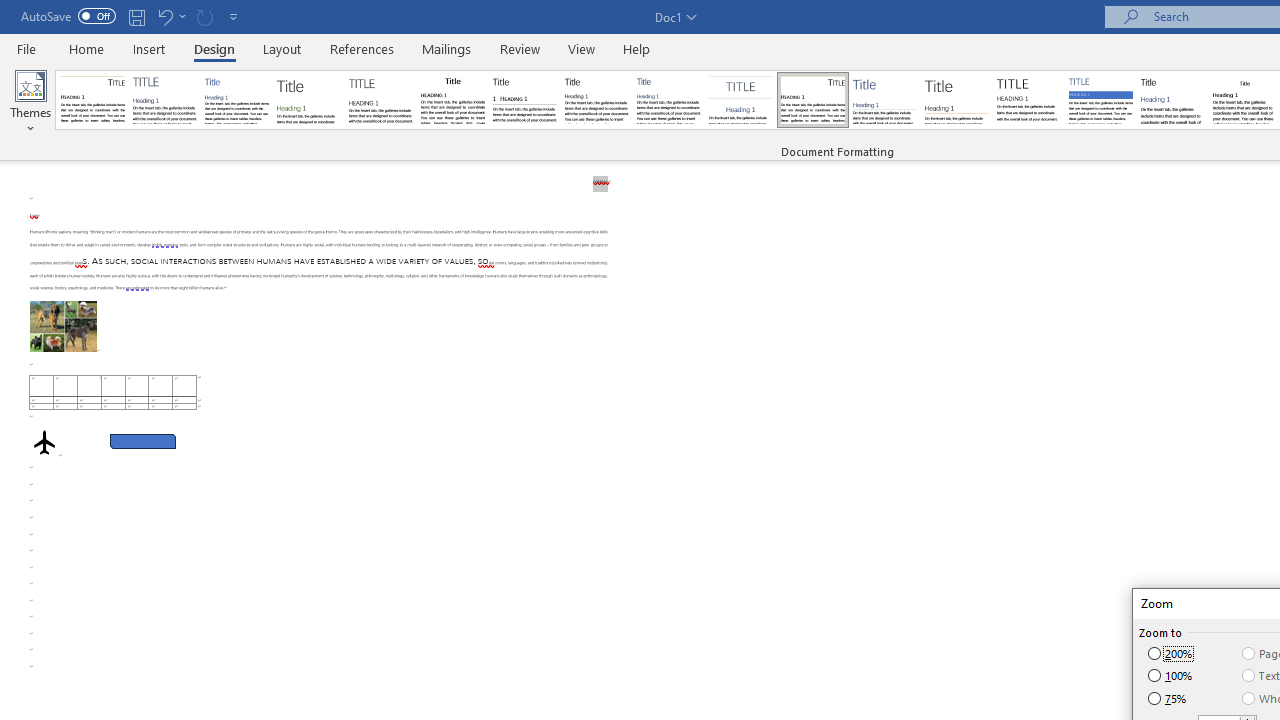 Image resolution: width=1280 pixels, height=720 pixels. What do you see at coordinates (44, 441) in the screenshot?
I see `'Airplane with solid fill'` at bounding box center [44, 441].